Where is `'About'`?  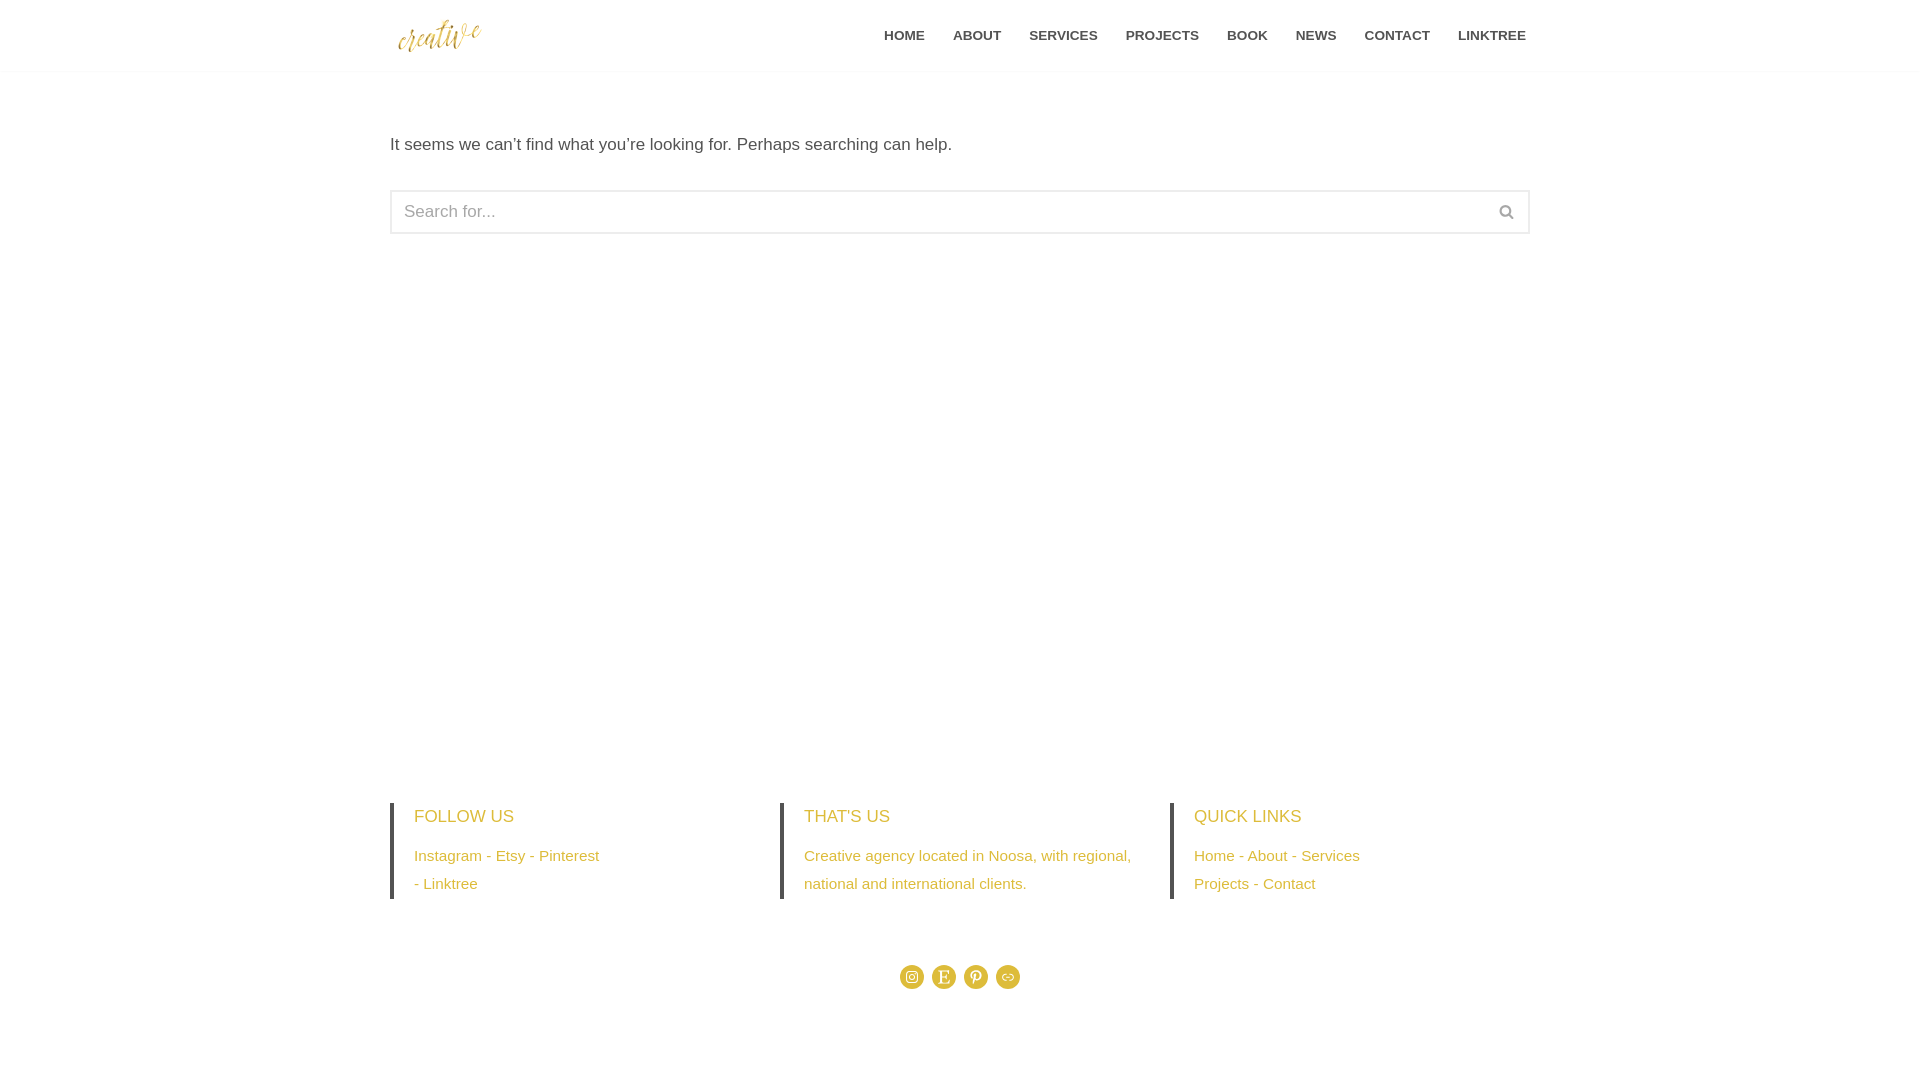
'About' is located at coordinates (1247, 855).